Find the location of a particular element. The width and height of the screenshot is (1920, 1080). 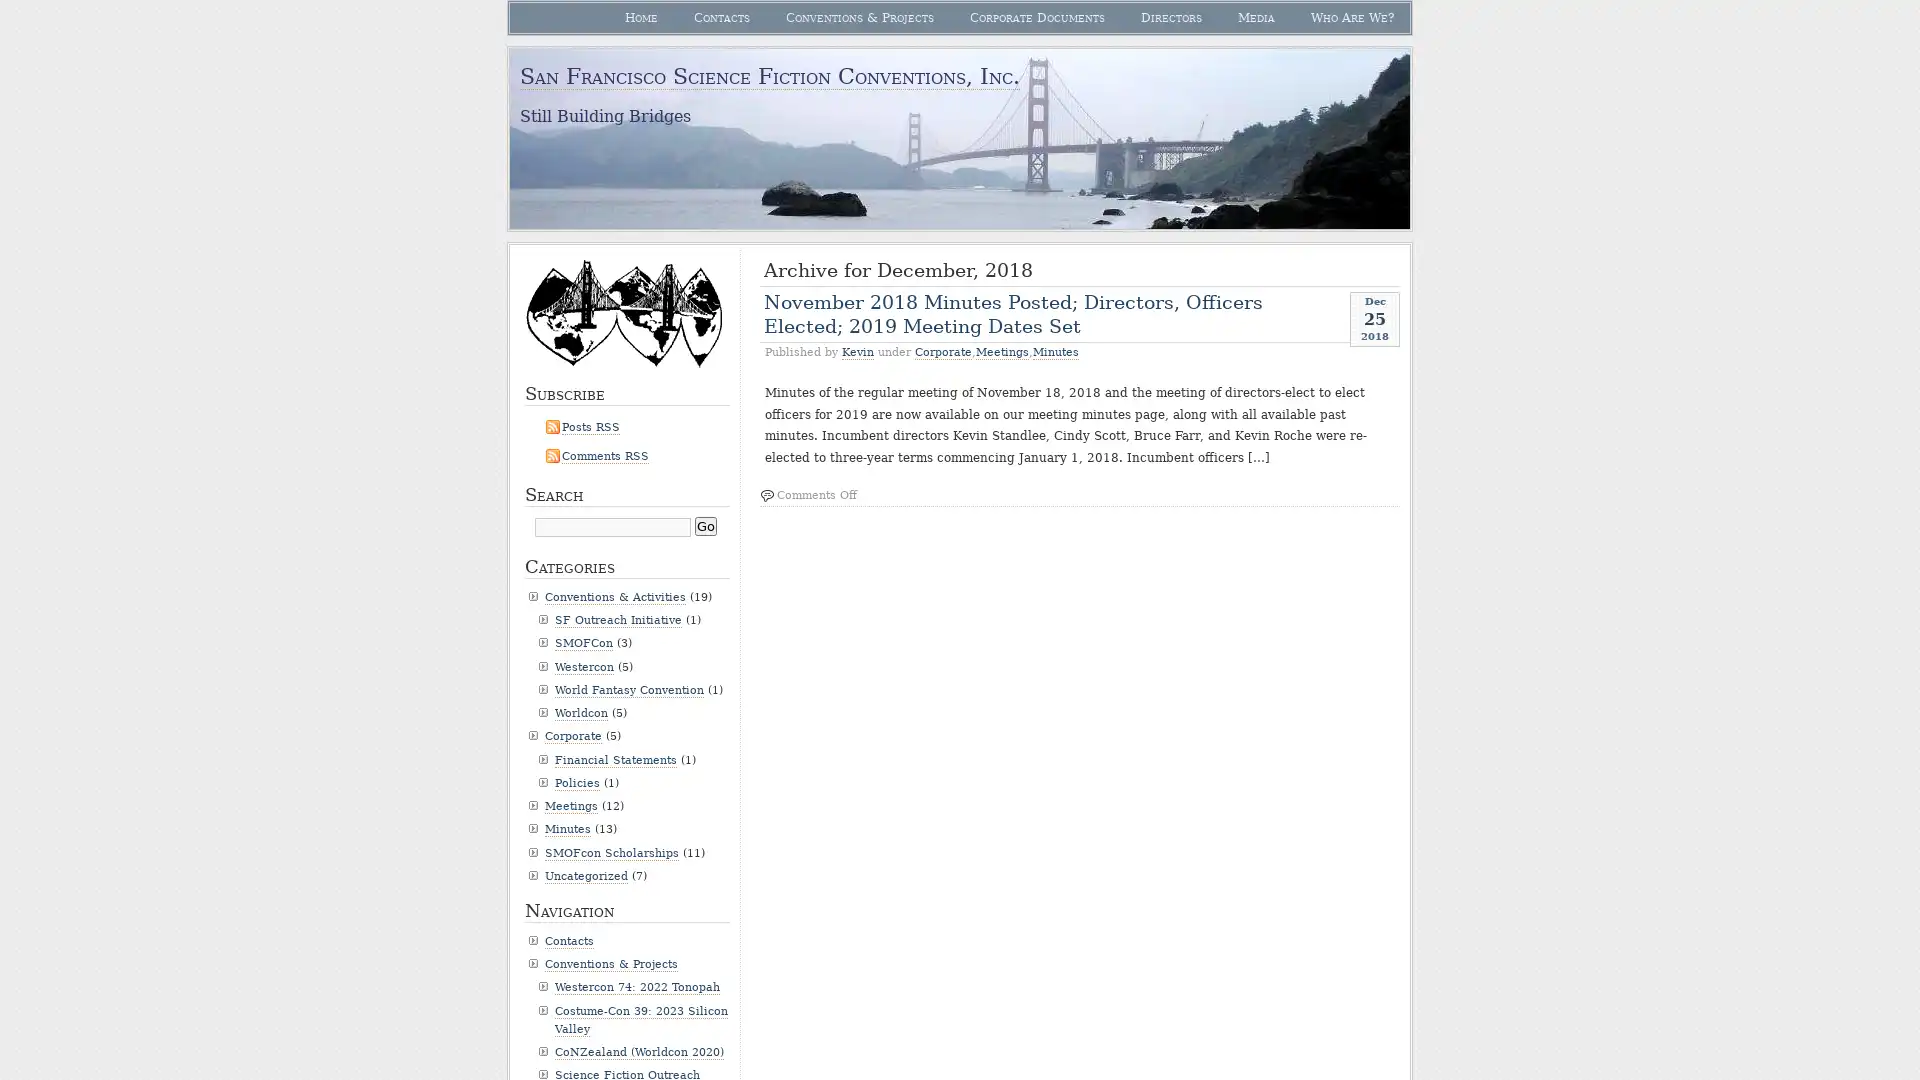

Go is located at coordinates (705, 524).